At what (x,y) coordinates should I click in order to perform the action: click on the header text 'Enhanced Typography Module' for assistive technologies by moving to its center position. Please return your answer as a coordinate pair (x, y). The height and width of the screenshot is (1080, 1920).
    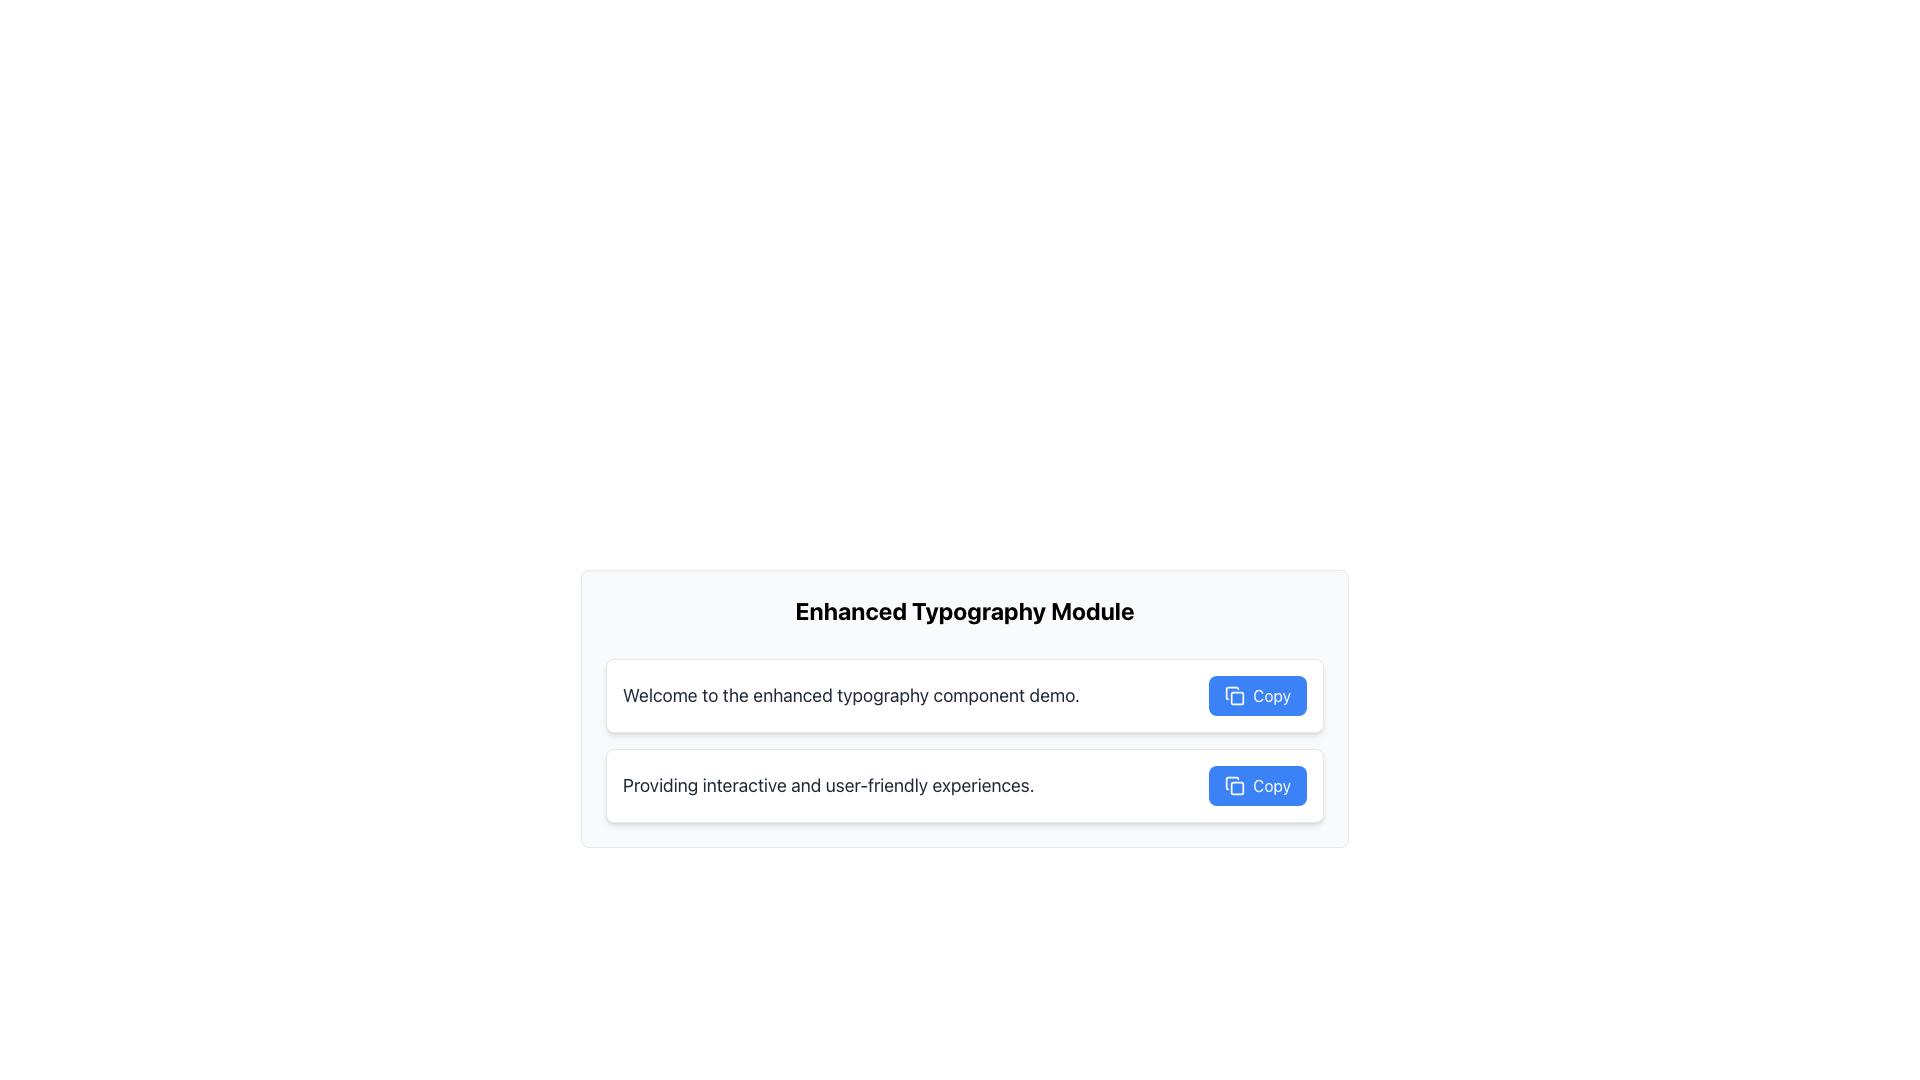
    Looking at the image, I should click on (964, 609).